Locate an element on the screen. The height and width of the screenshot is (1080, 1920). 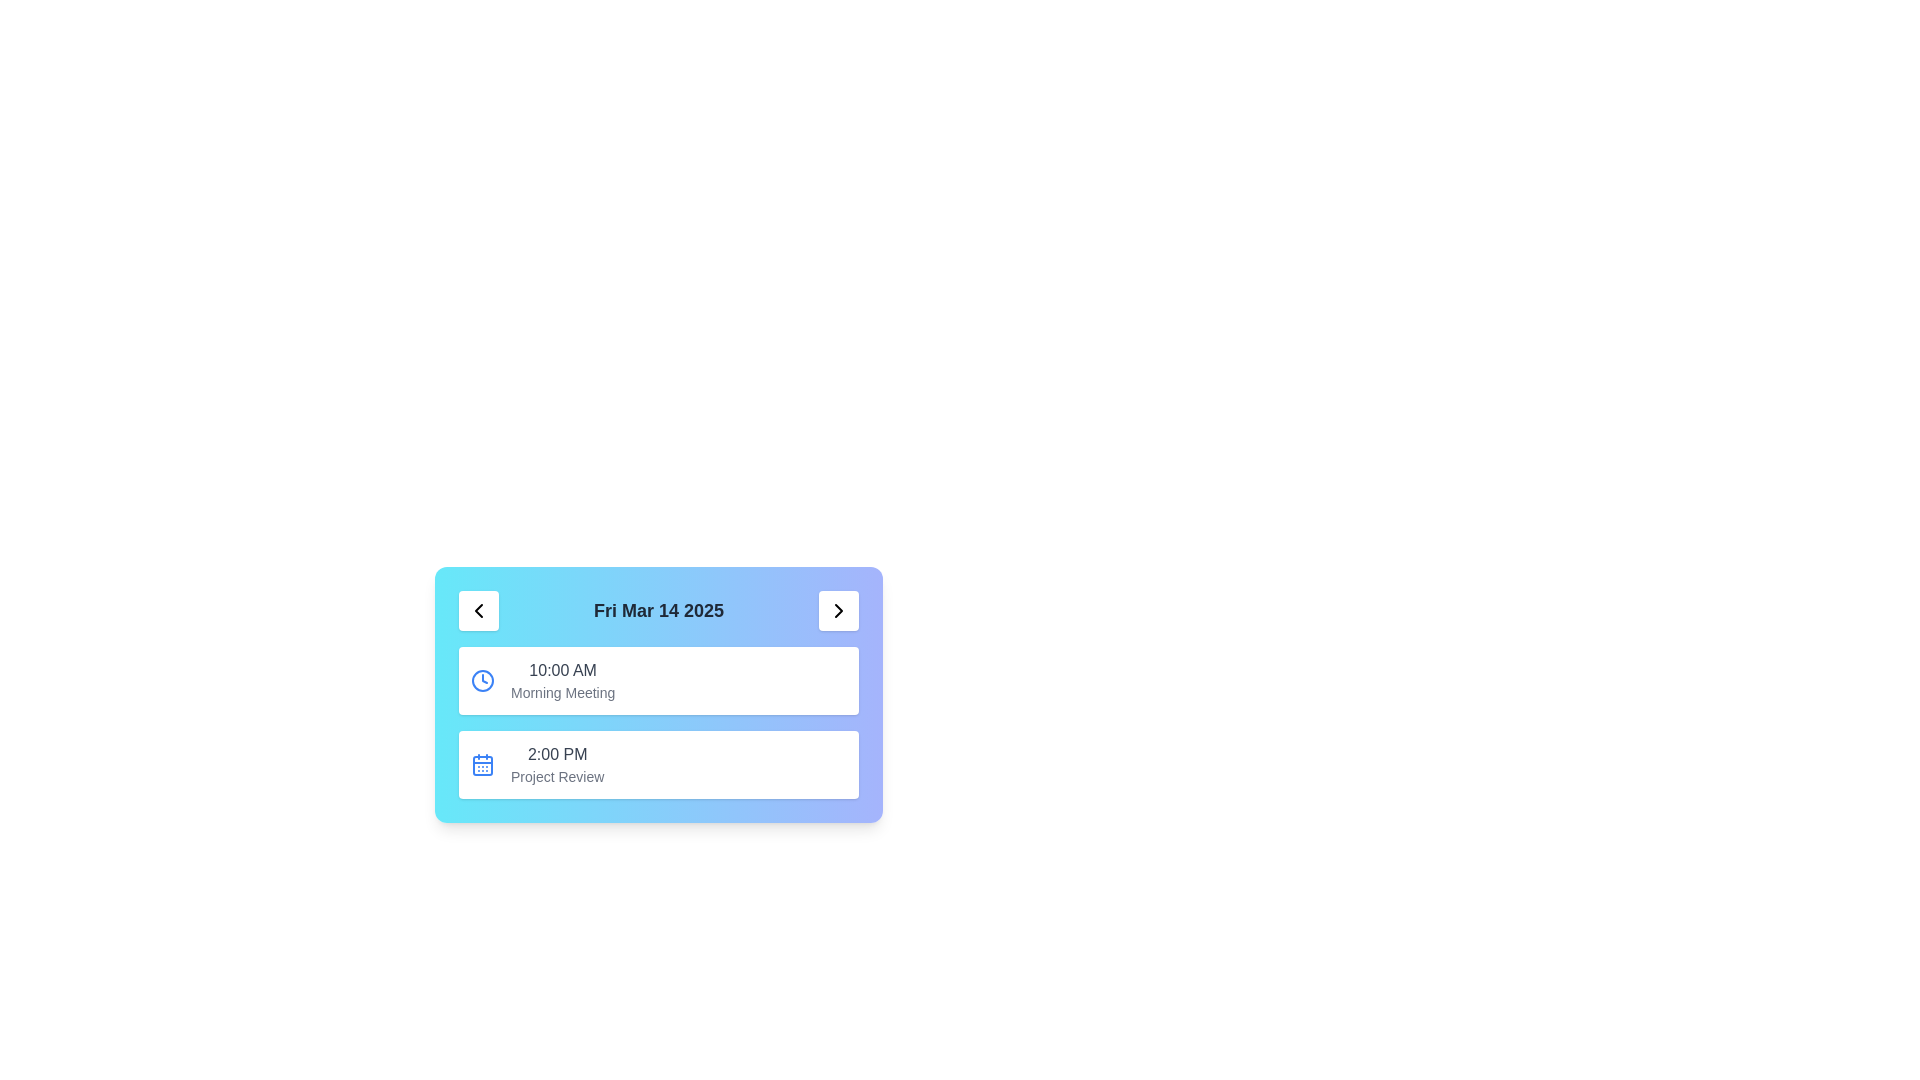
text contained in the List of schedulable events or items, which is centrally located within a card component below the header displaying 'Fri Mar 14 2025' is located at coordinates (658, 722).